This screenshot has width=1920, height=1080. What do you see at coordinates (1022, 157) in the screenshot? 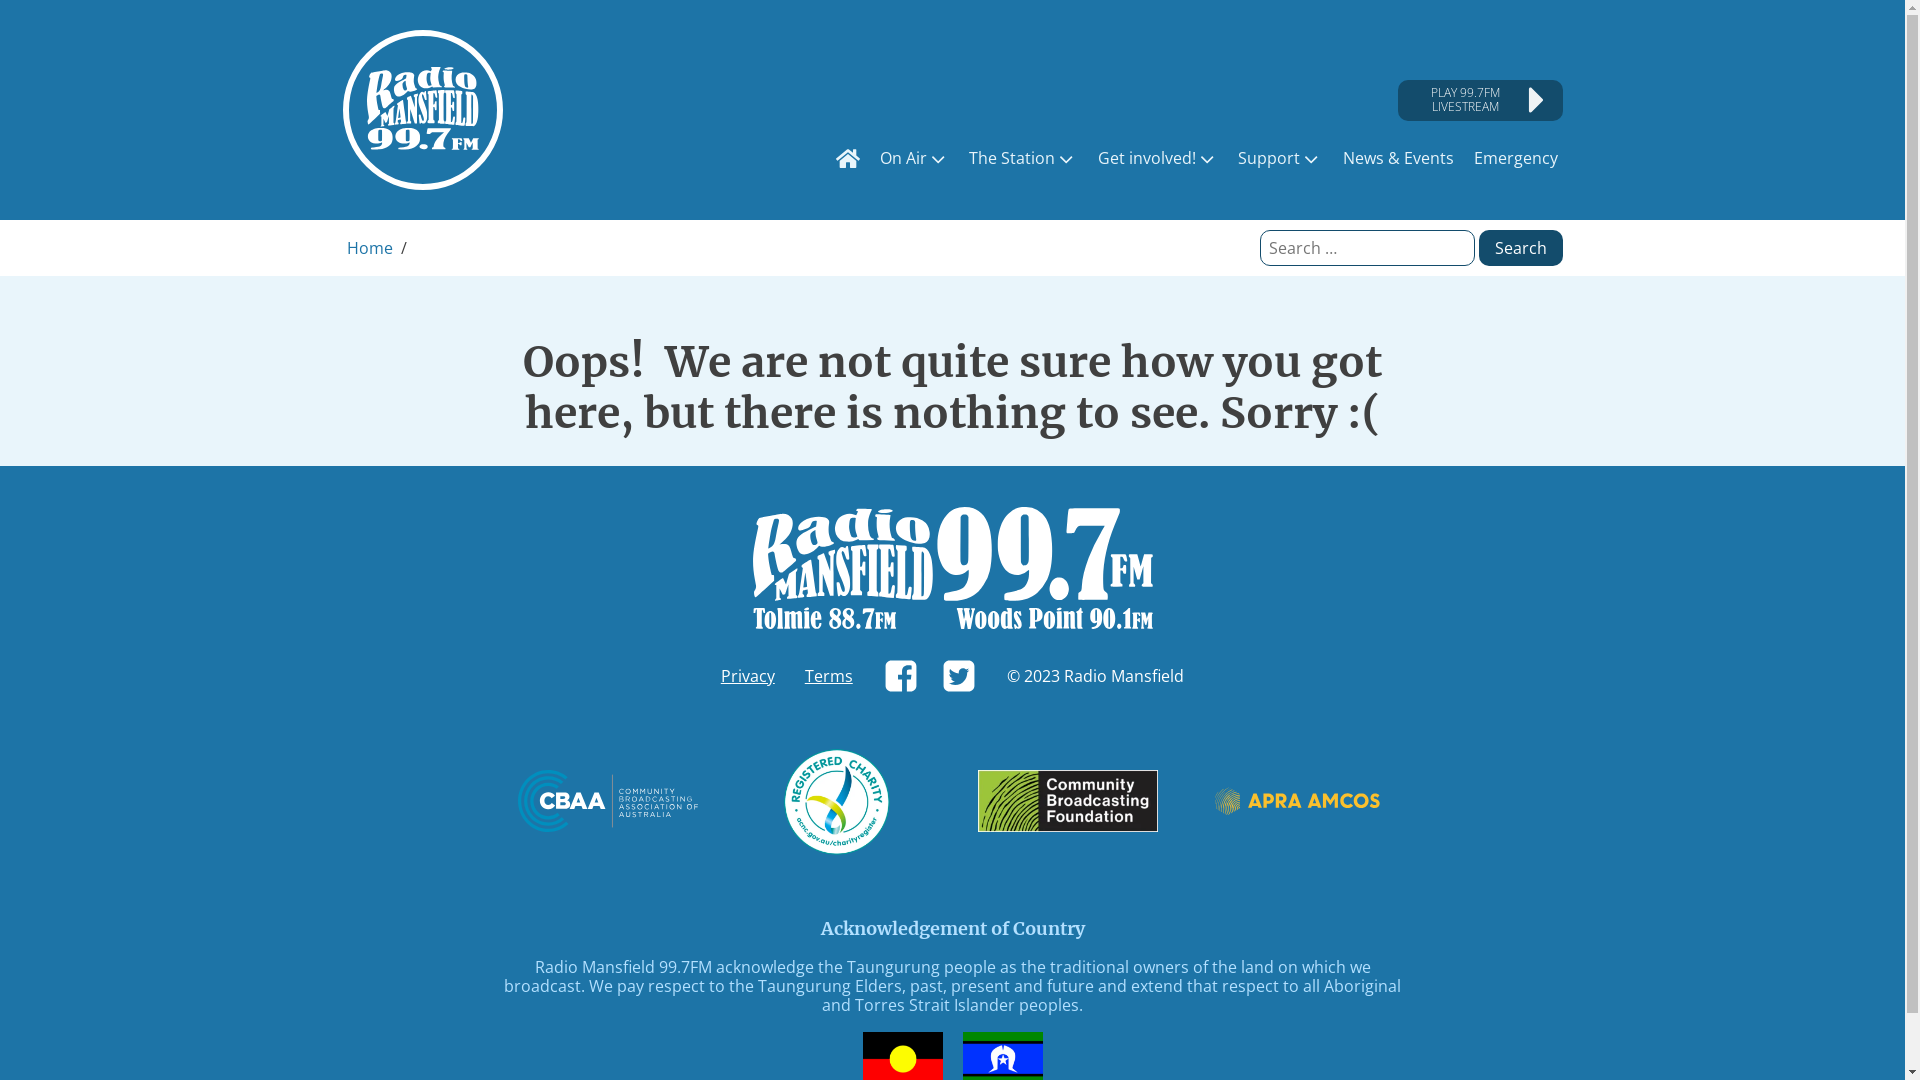
I see `'The Station'` at bounding box center [1022, 157].